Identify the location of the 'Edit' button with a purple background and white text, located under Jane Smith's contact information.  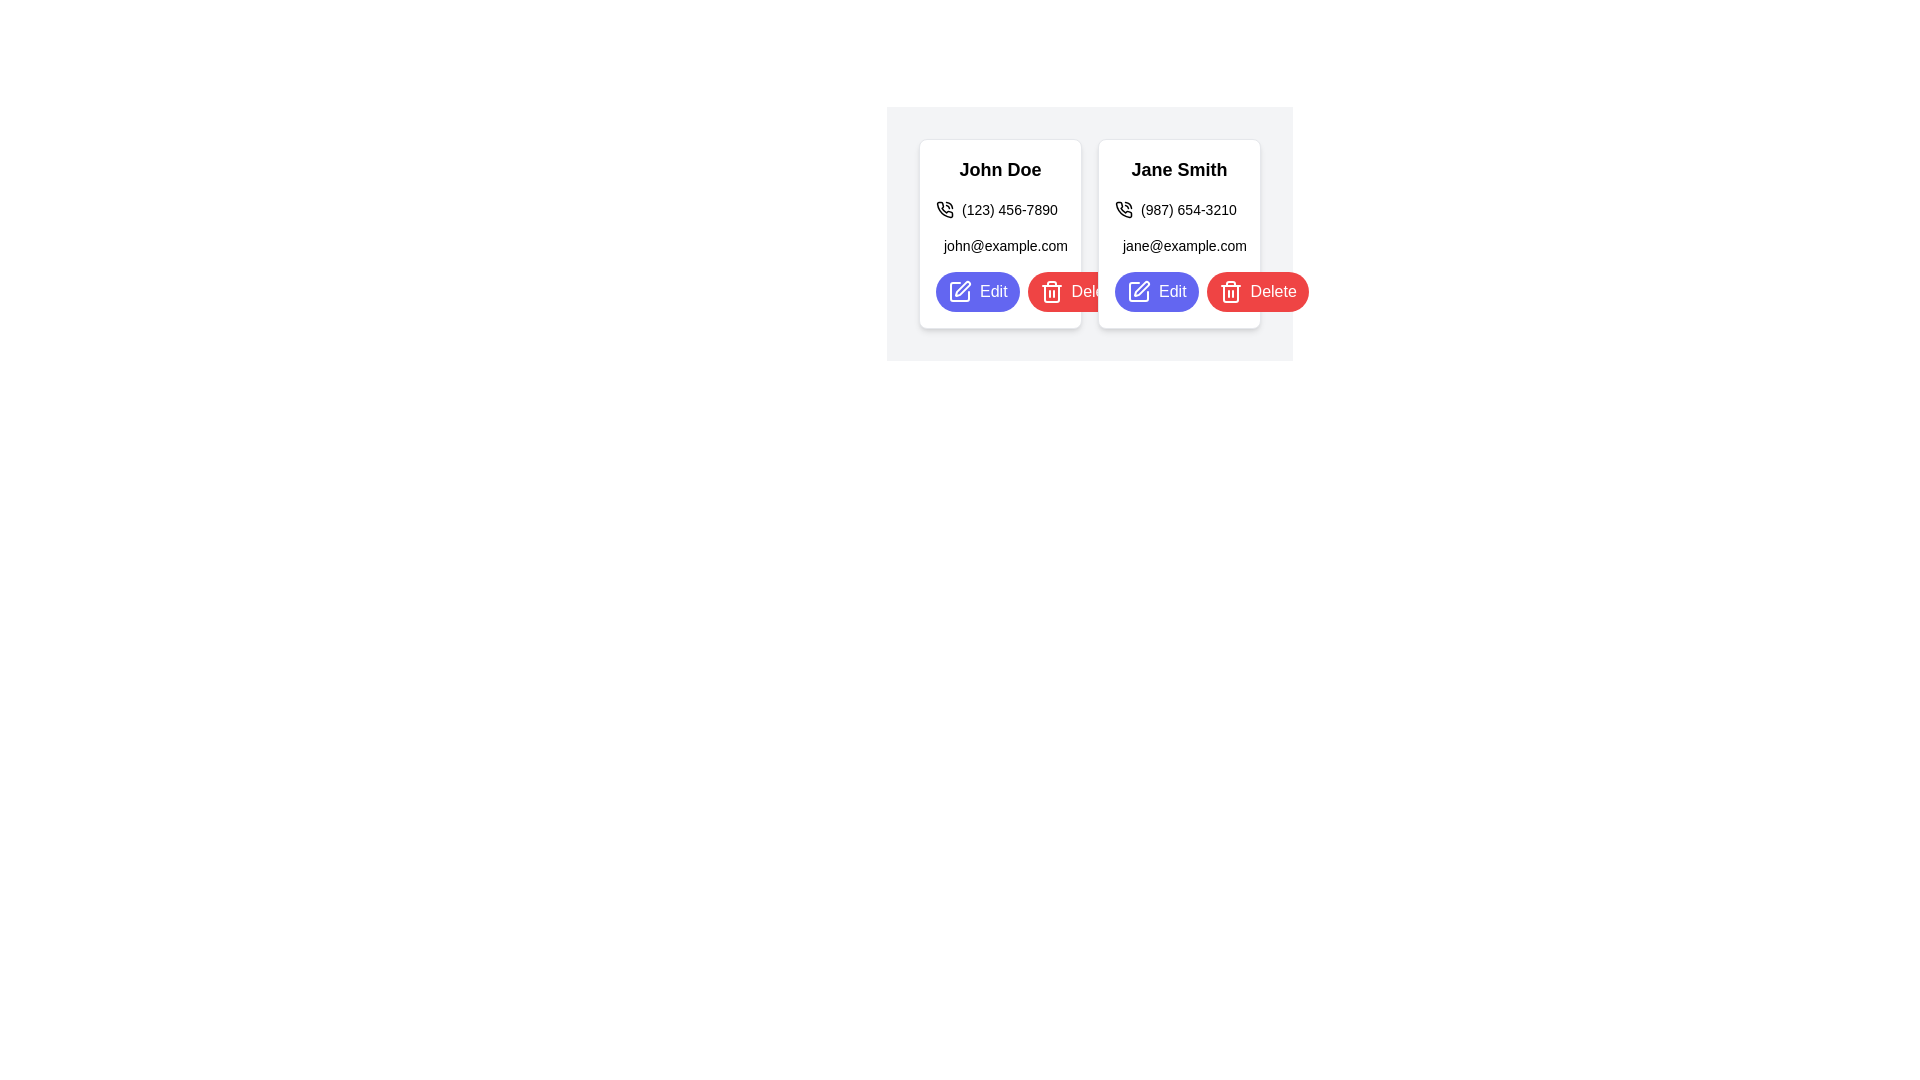
(1156, 292).